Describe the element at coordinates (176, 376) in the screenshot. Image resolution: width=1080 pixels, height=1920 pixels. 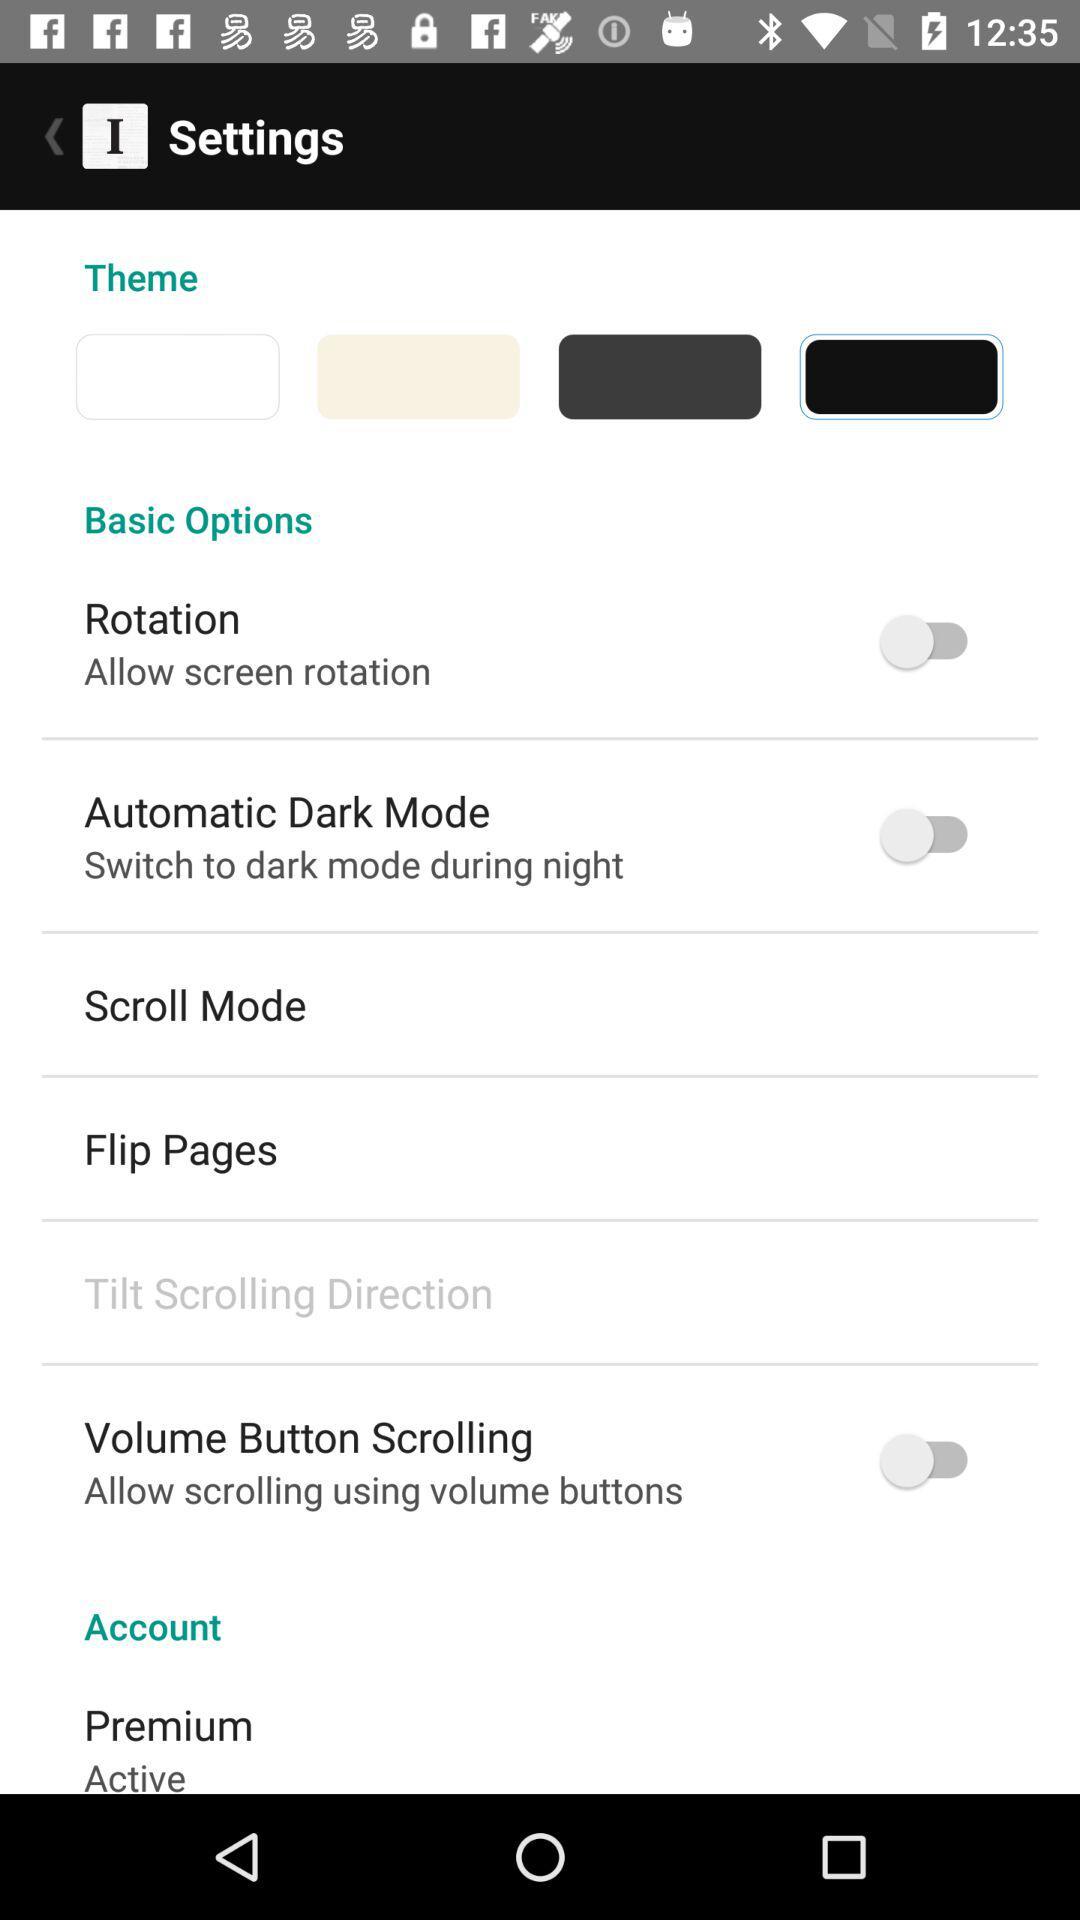
I see `the item above basic options icon` at that location.